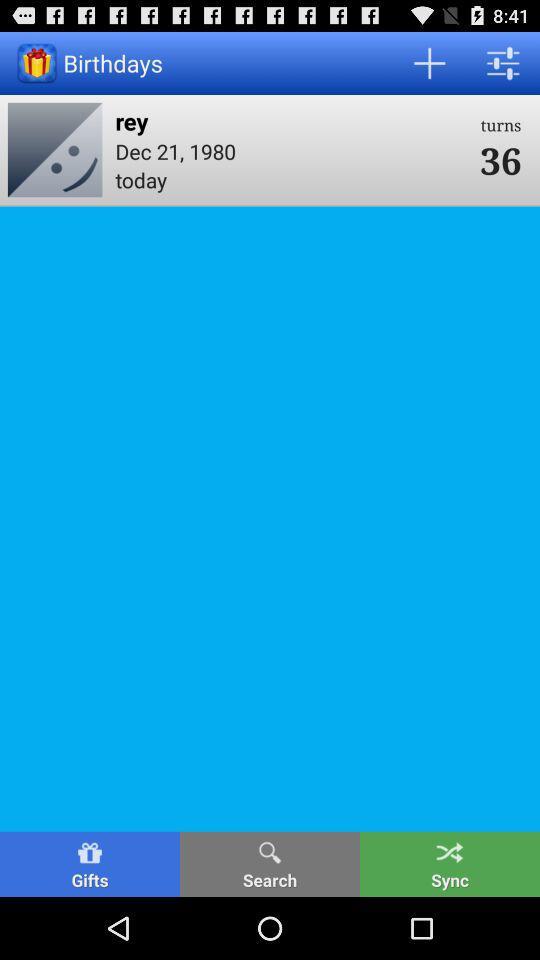 The width and height of the screenshot is (540, 960). I want to click on item next to sync icon, so click(270, 863).